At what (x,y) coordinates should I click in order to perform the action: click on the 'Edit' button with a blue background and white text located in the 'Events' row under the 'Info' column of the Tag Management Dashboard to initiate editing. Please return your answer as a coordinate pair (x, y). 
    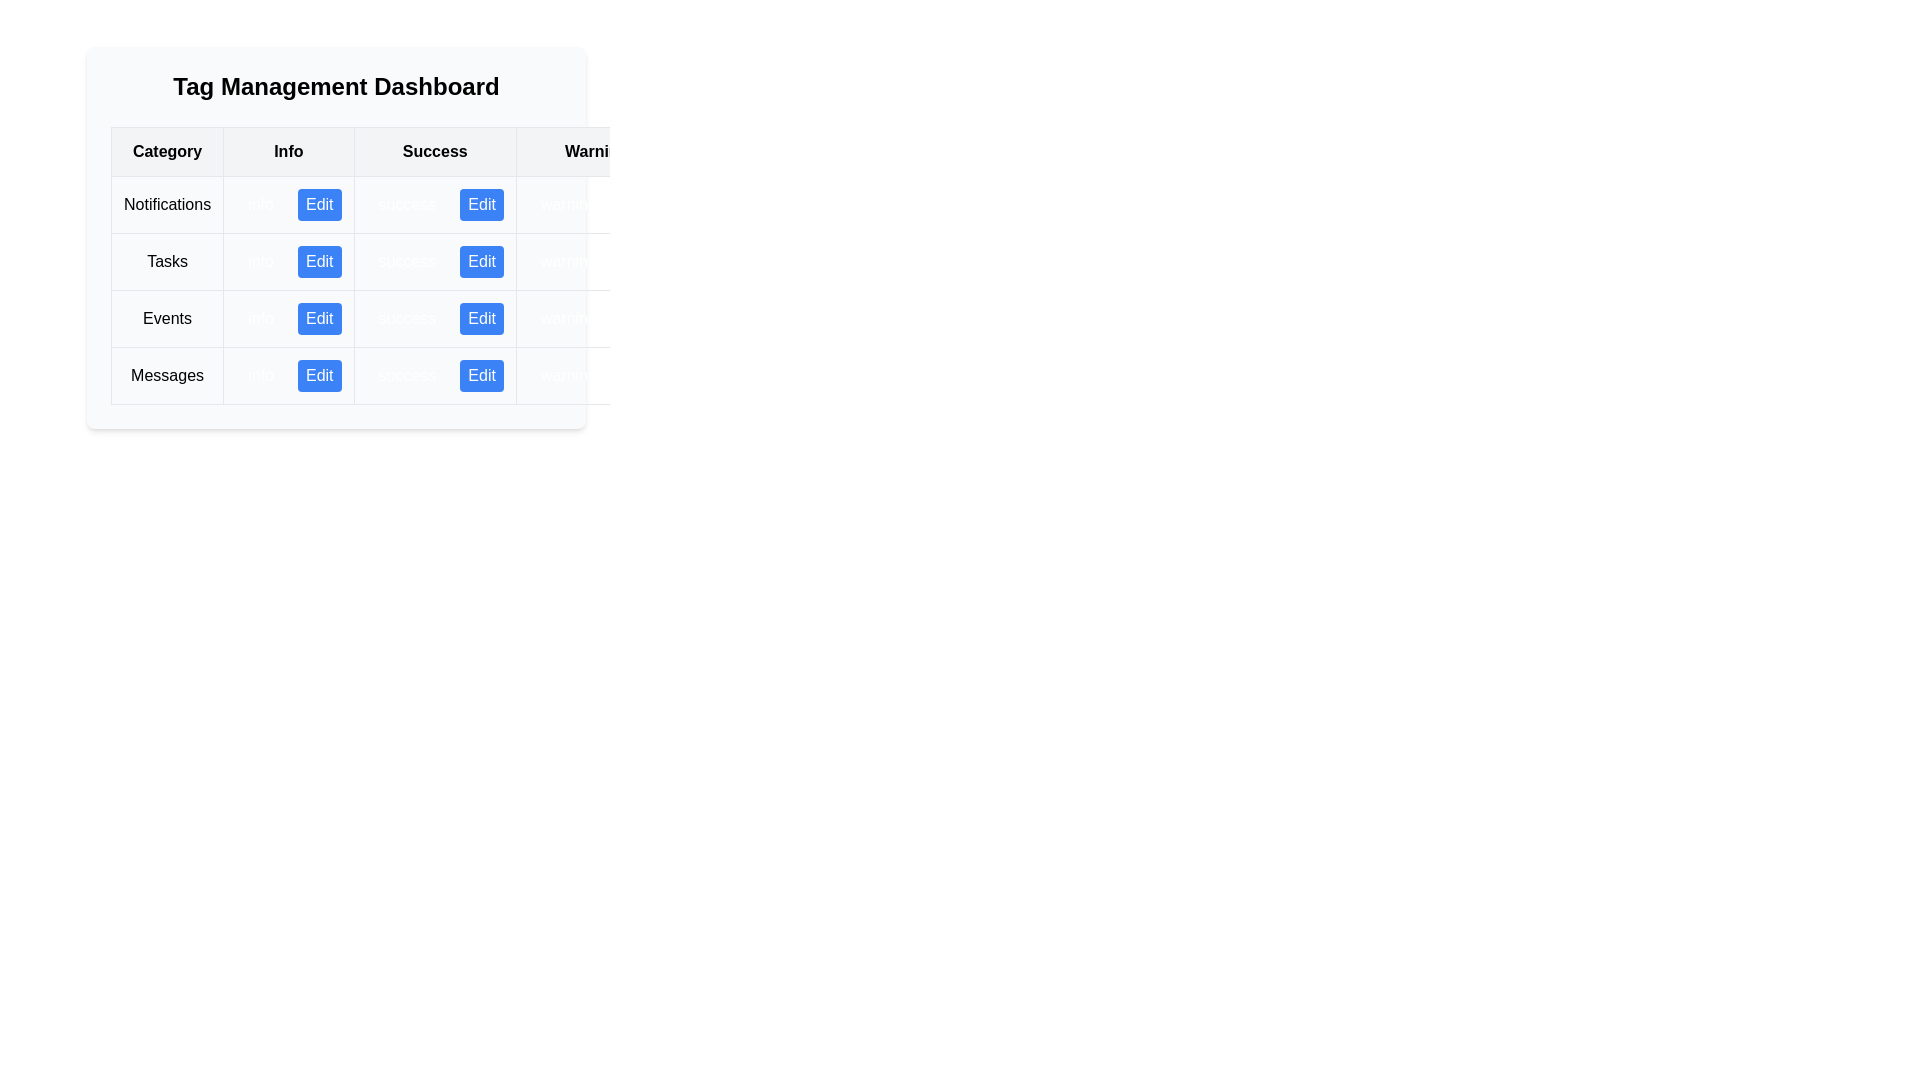
    Looking at the image, I should click on (318, 318).